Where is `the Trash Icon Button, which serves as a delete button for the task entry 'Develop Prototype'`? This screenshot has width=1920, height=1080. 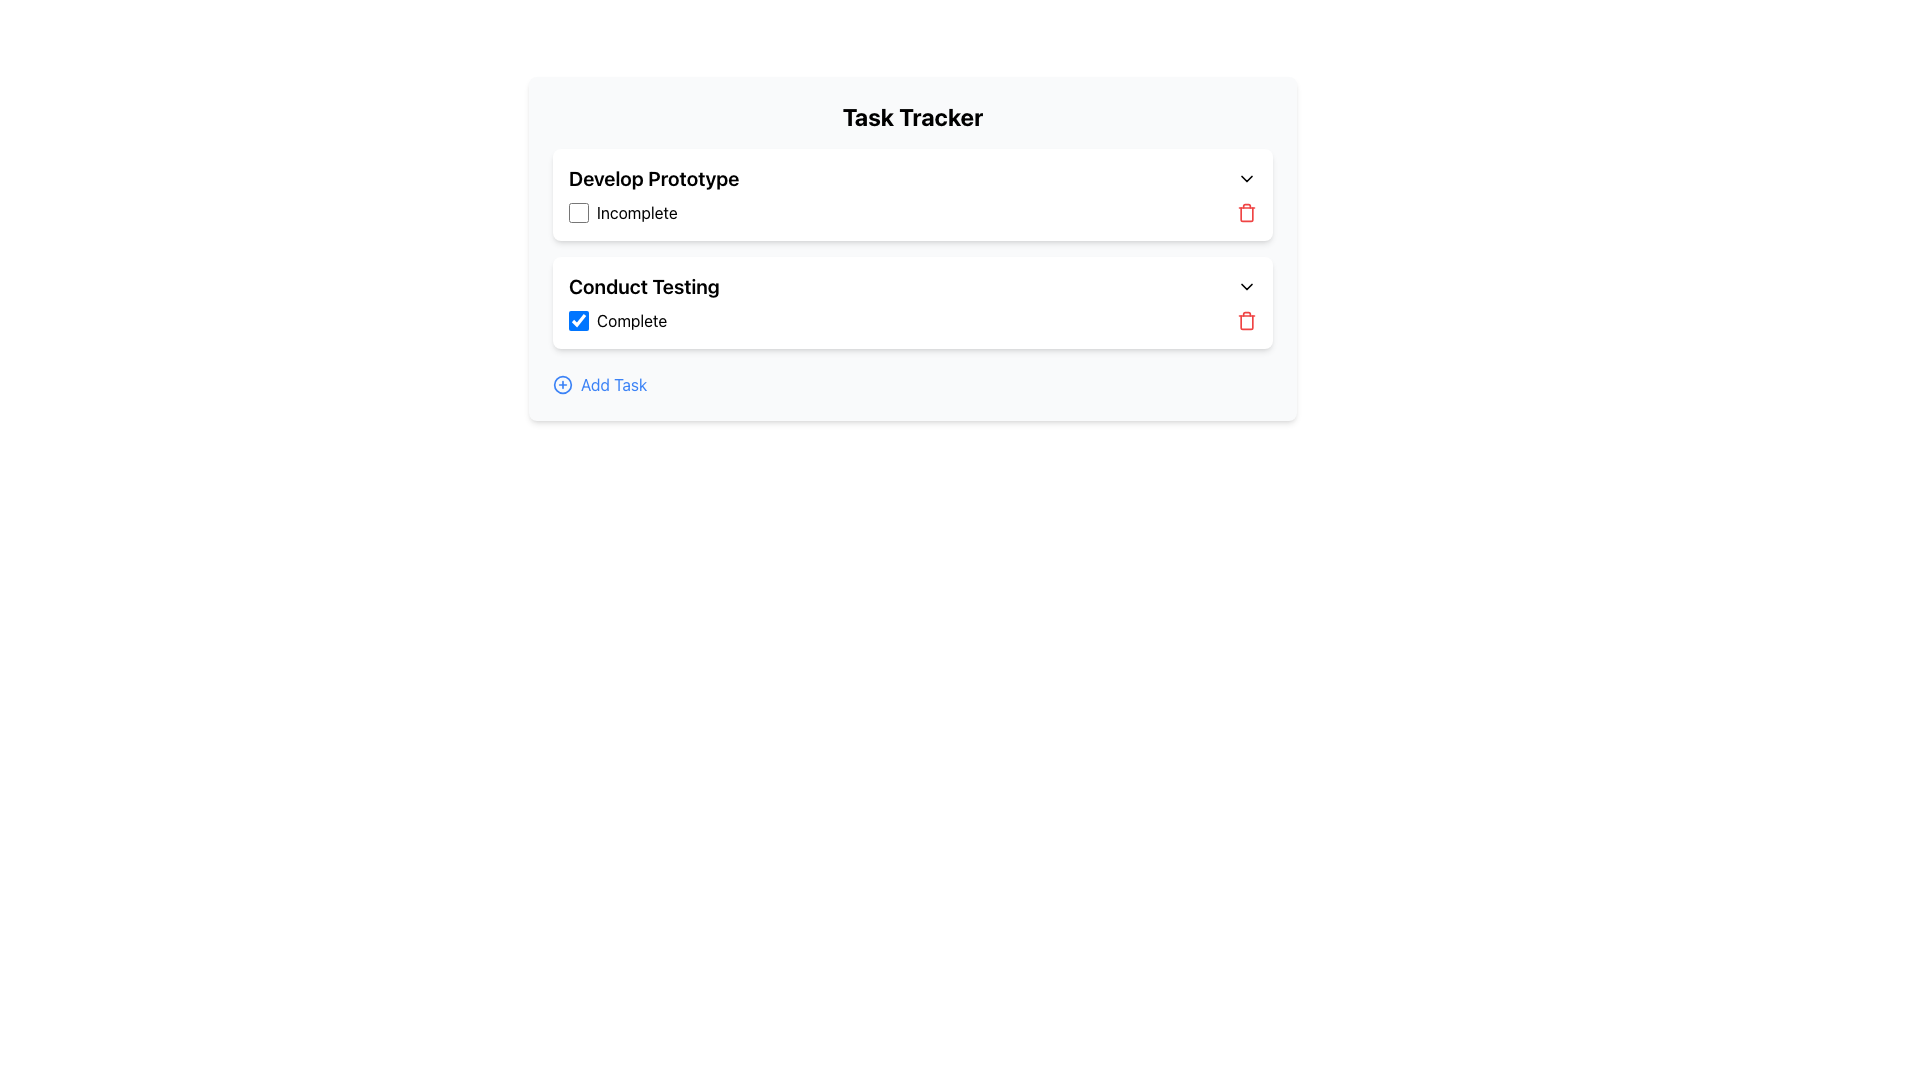 the Trash Icon Button, which serves as a delete button for the task entry 'Develop Prototype' is located at coordinates (1246, 212).